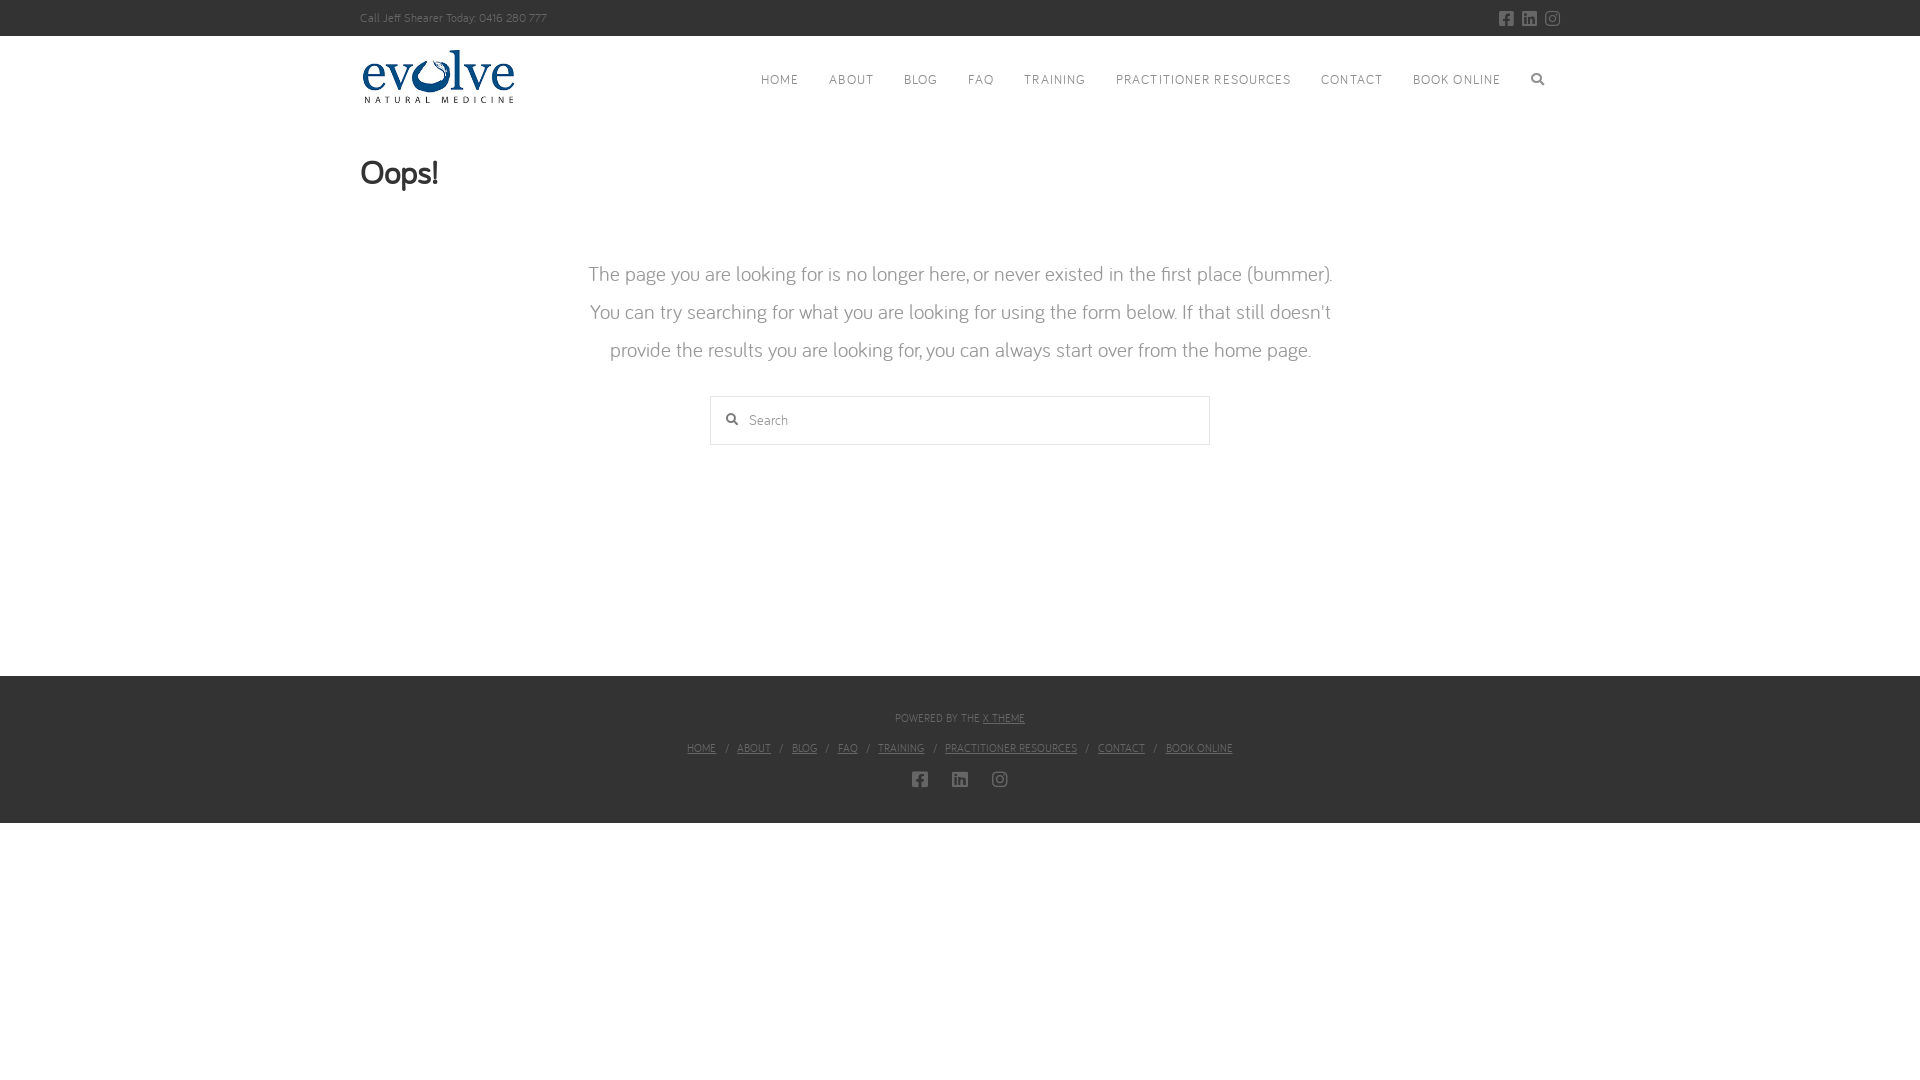  Describe the element at coordinates (804, 748) in the screenshot. I see `'BLOG'` at that location.